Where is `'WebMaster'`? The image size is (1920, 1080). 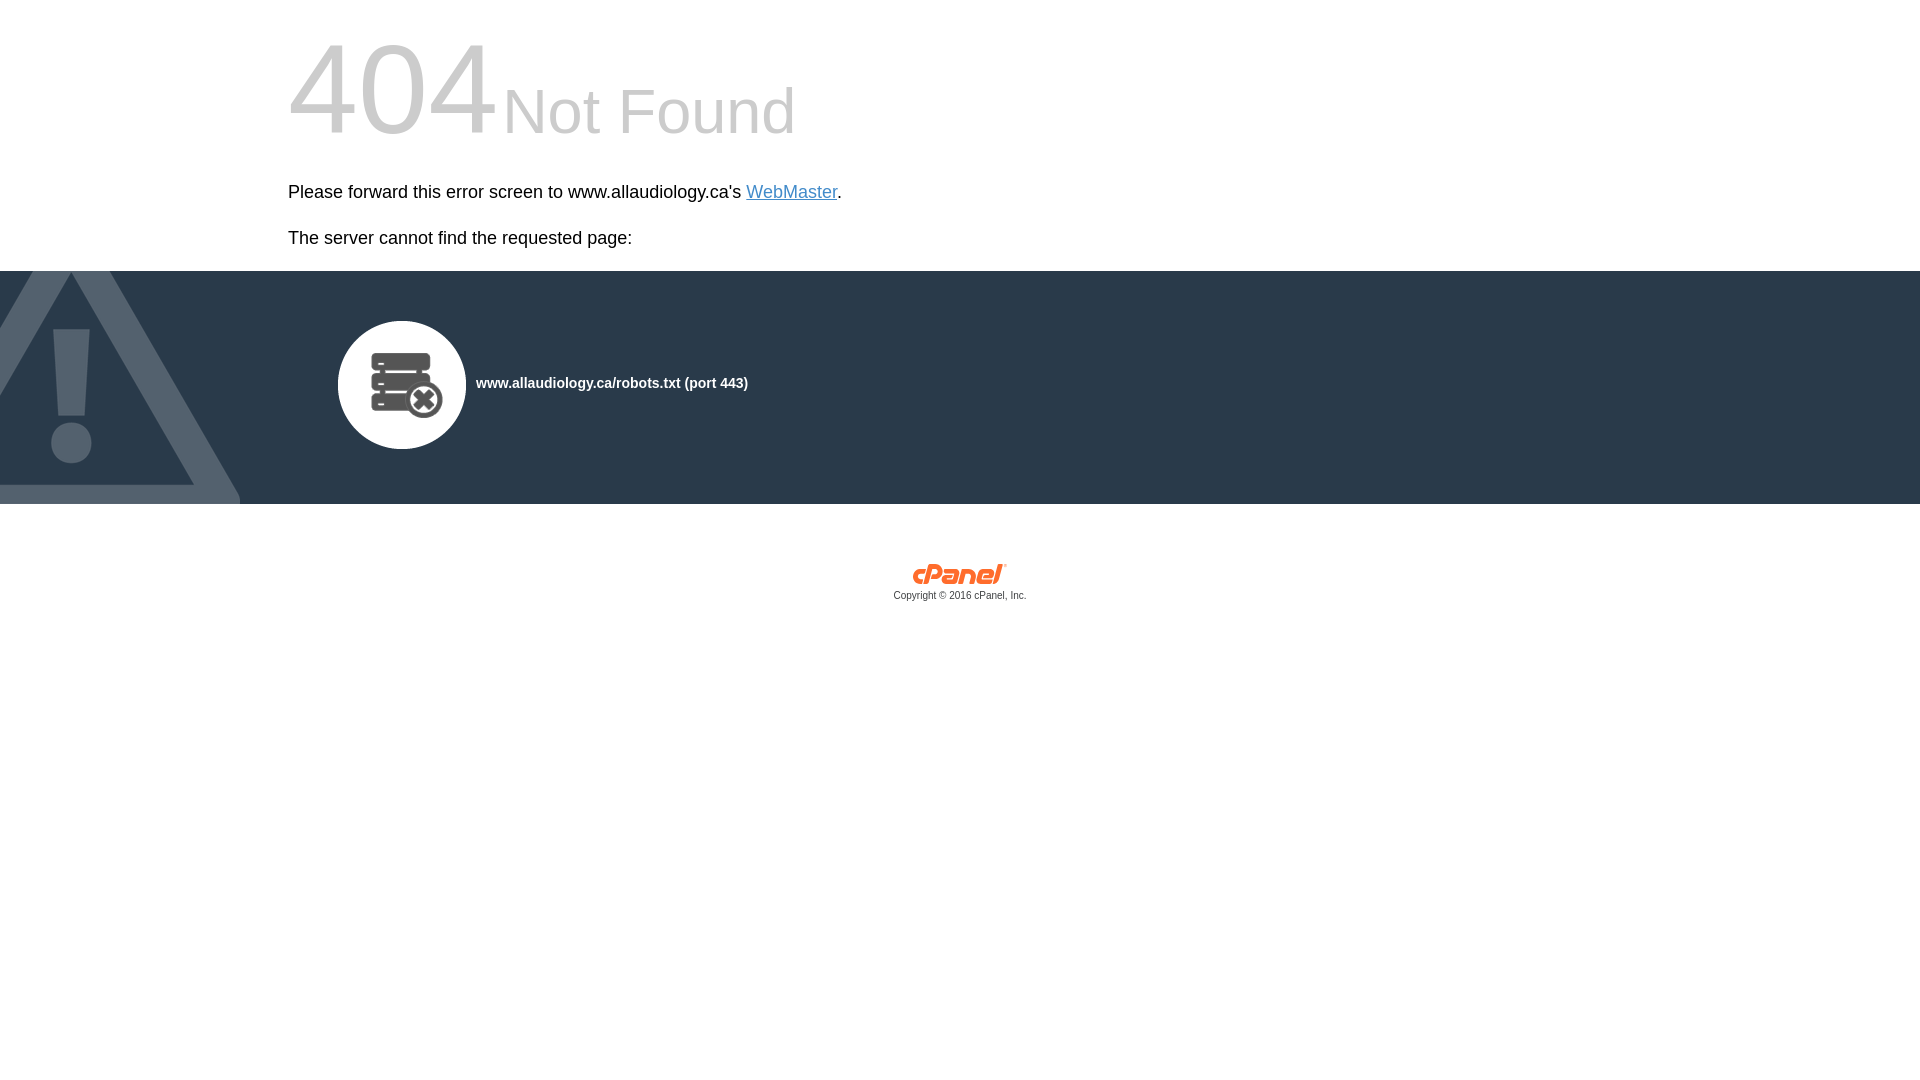
'WebMaster' is located at coordinates (790, 192).